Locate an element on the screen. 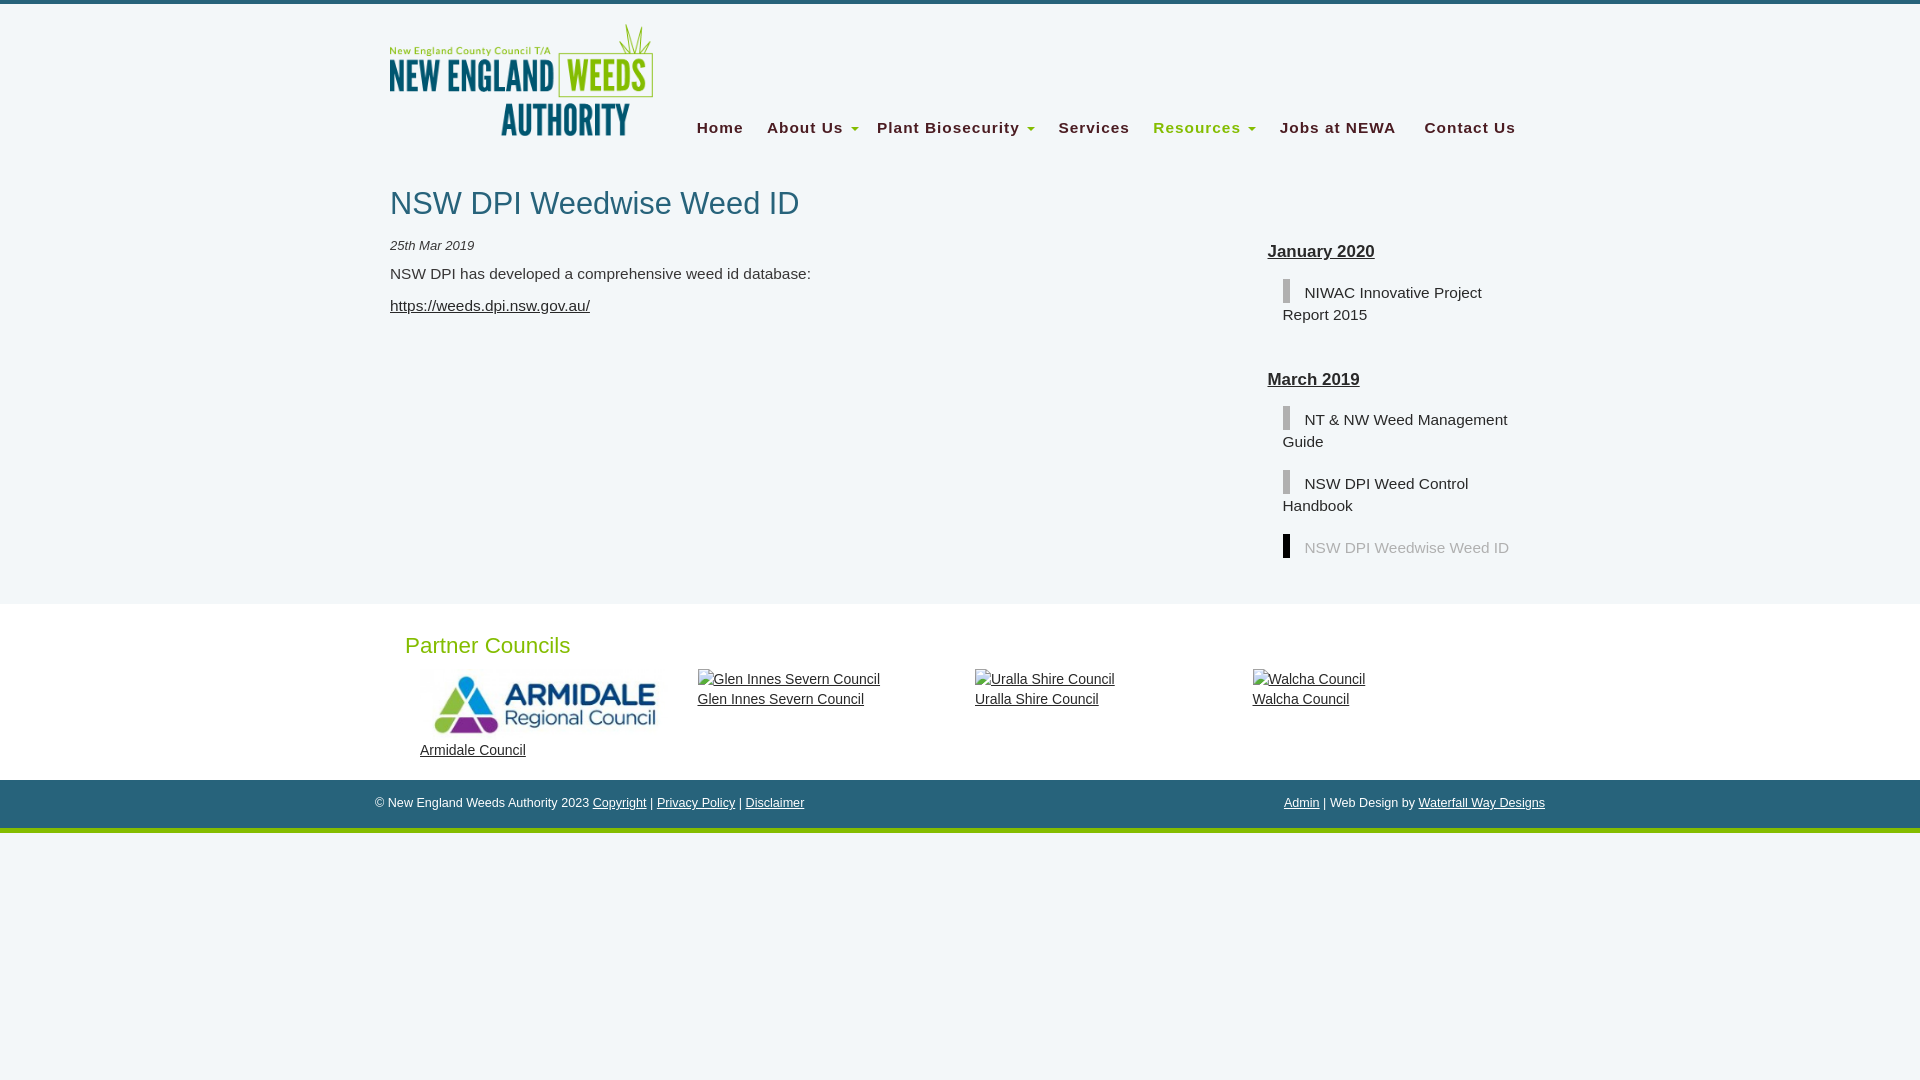 The height and width of the screenshot is (1080, 1920). 'NT & NW Weed Management Guide' is located at coordinates (1393, 427).